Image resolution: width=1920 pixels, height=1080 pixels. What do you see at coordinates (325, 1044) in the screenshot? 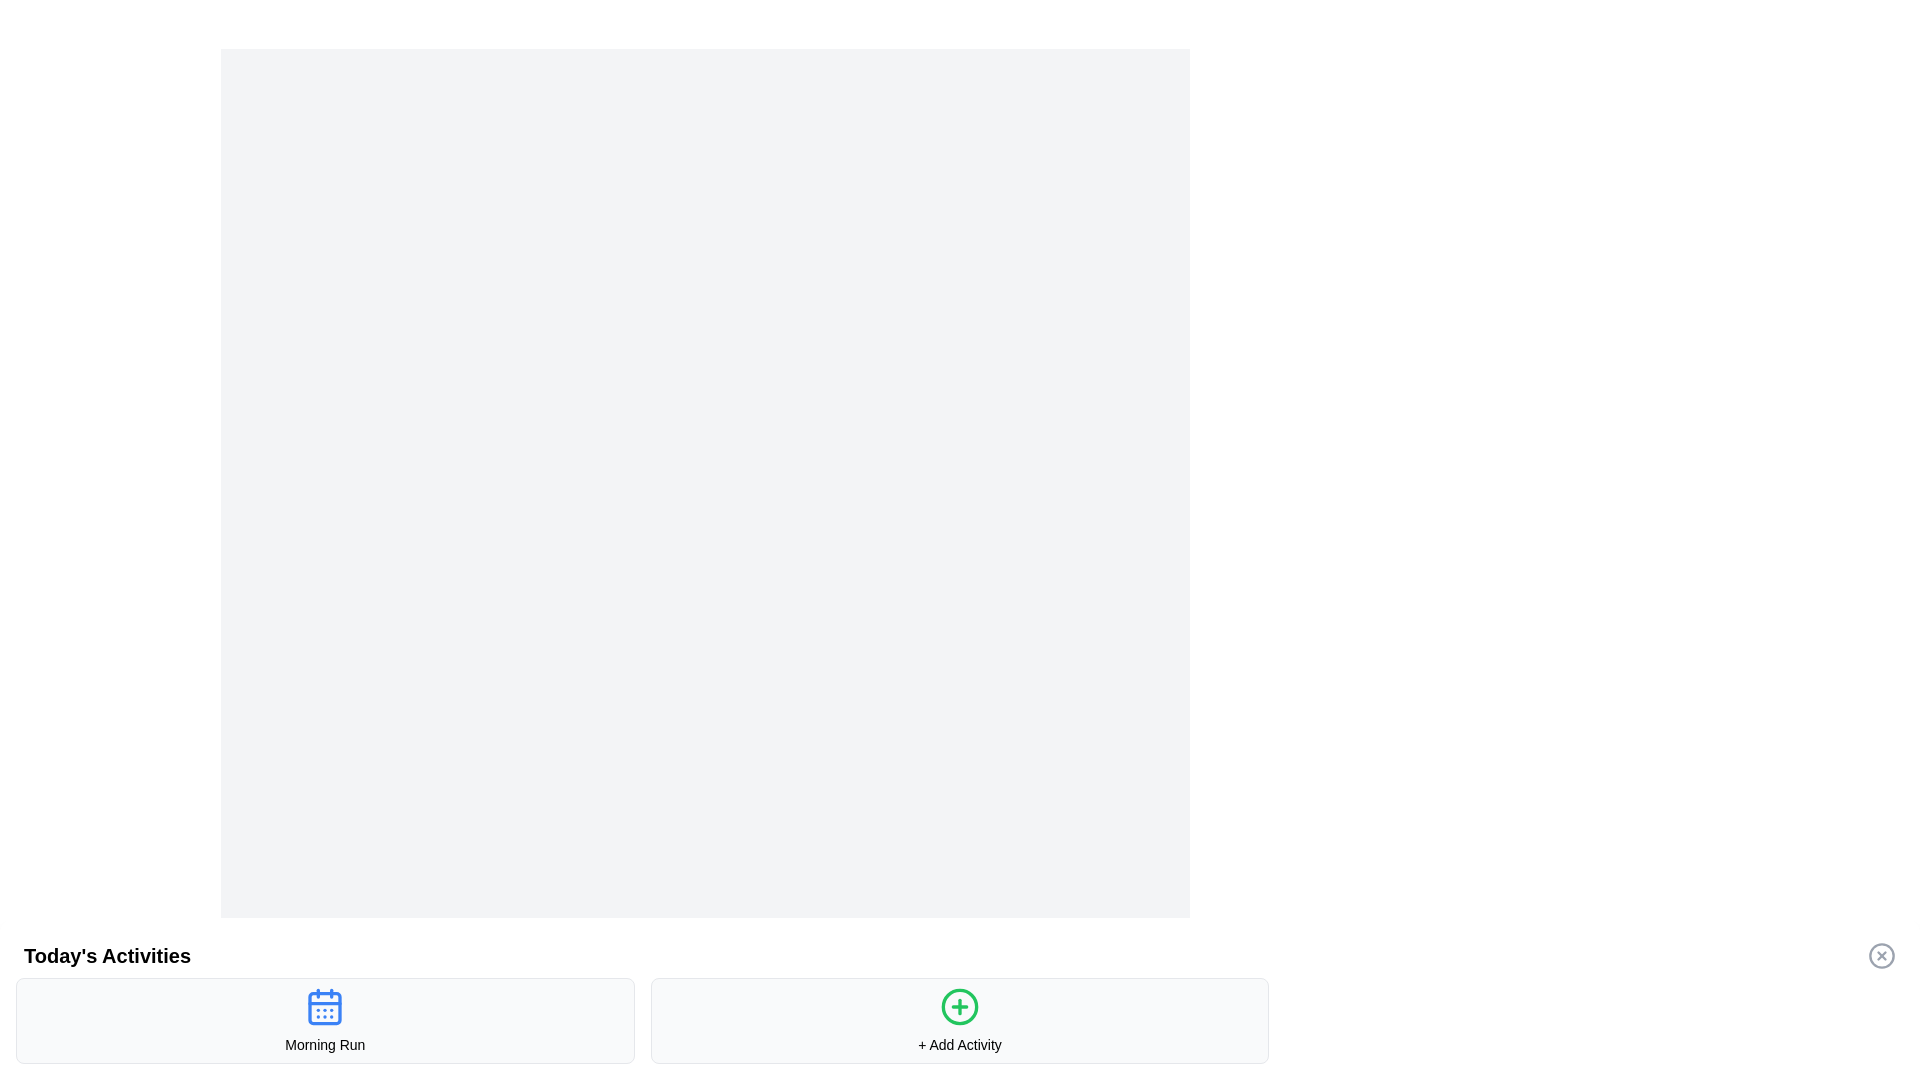
I see `the non-interactive Text label that provides the title or name of the activity, located underneath the calendar icon at the bottom center of the activity section` at bounding box center [325, 1044].